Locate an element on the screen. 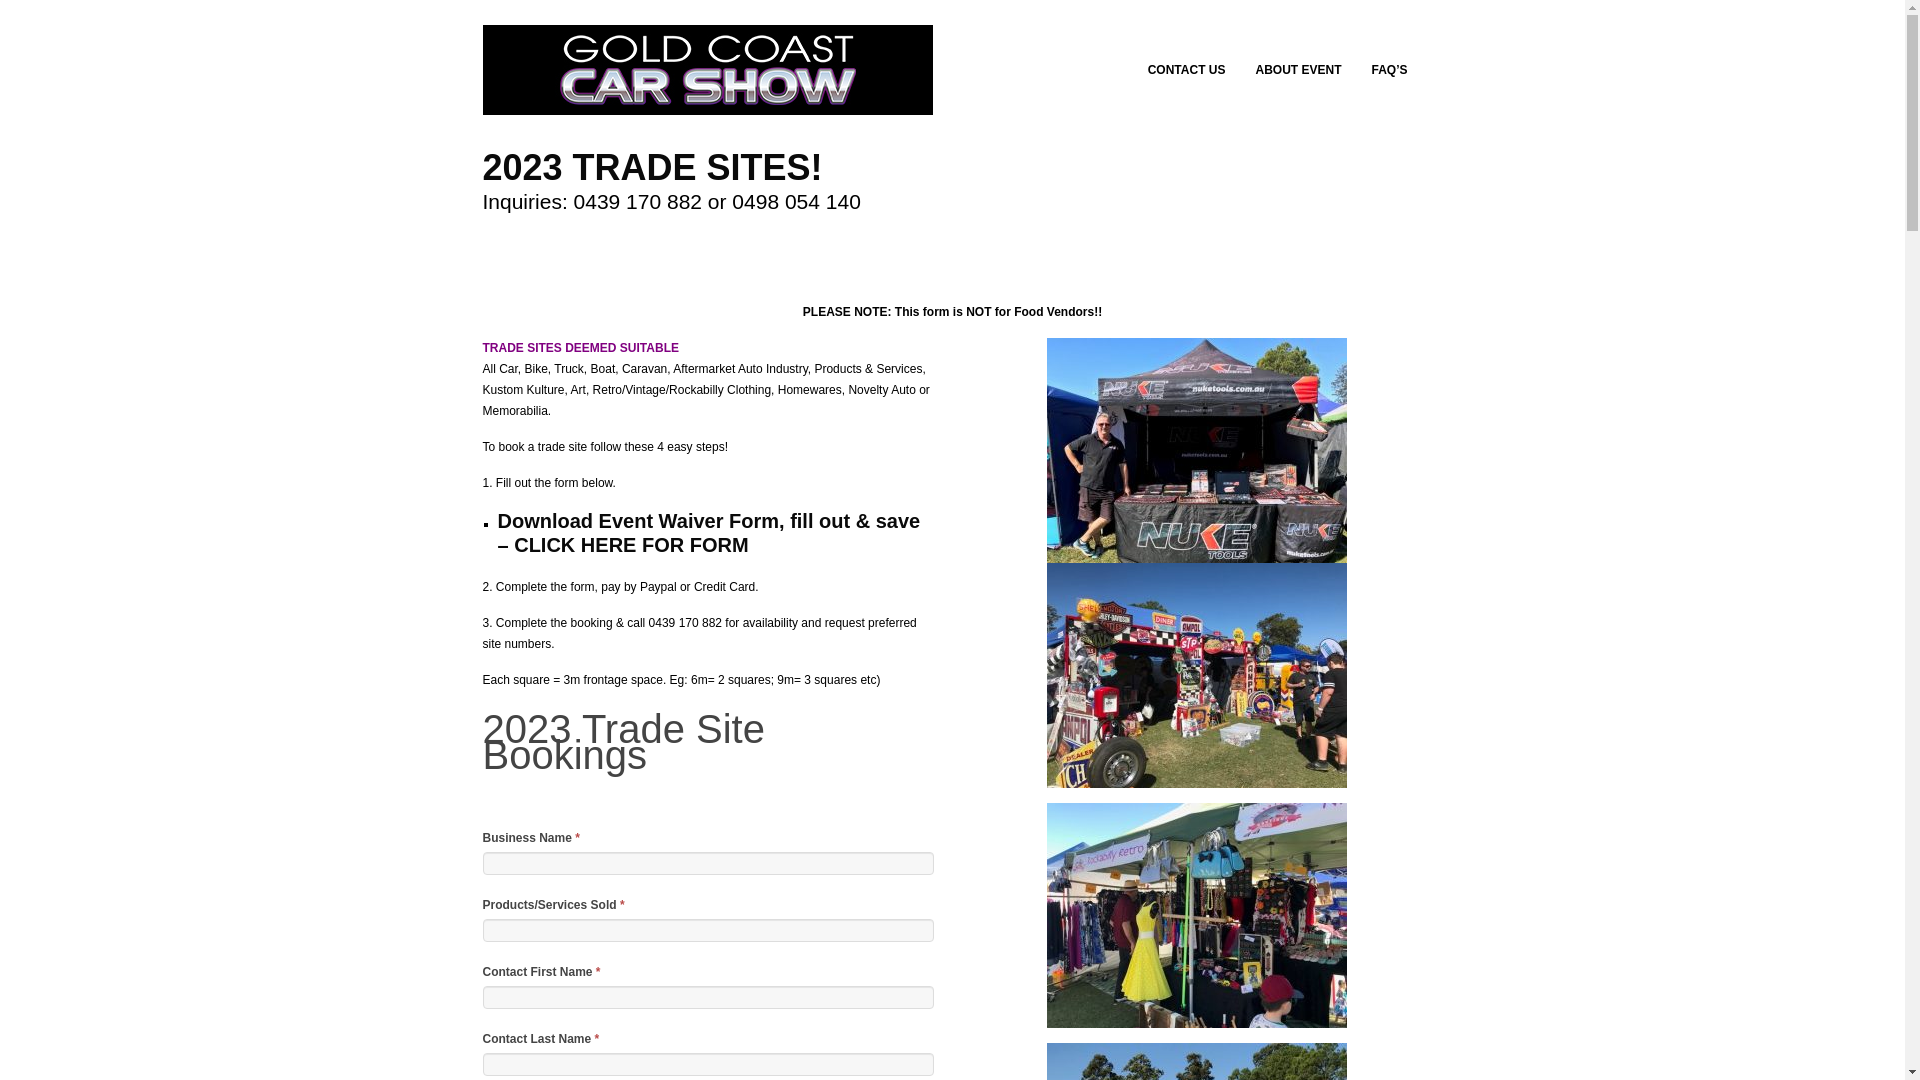 The image size is (1920, 1080). 'ABOUT EVENT' is located at coordinates (1305, 68).